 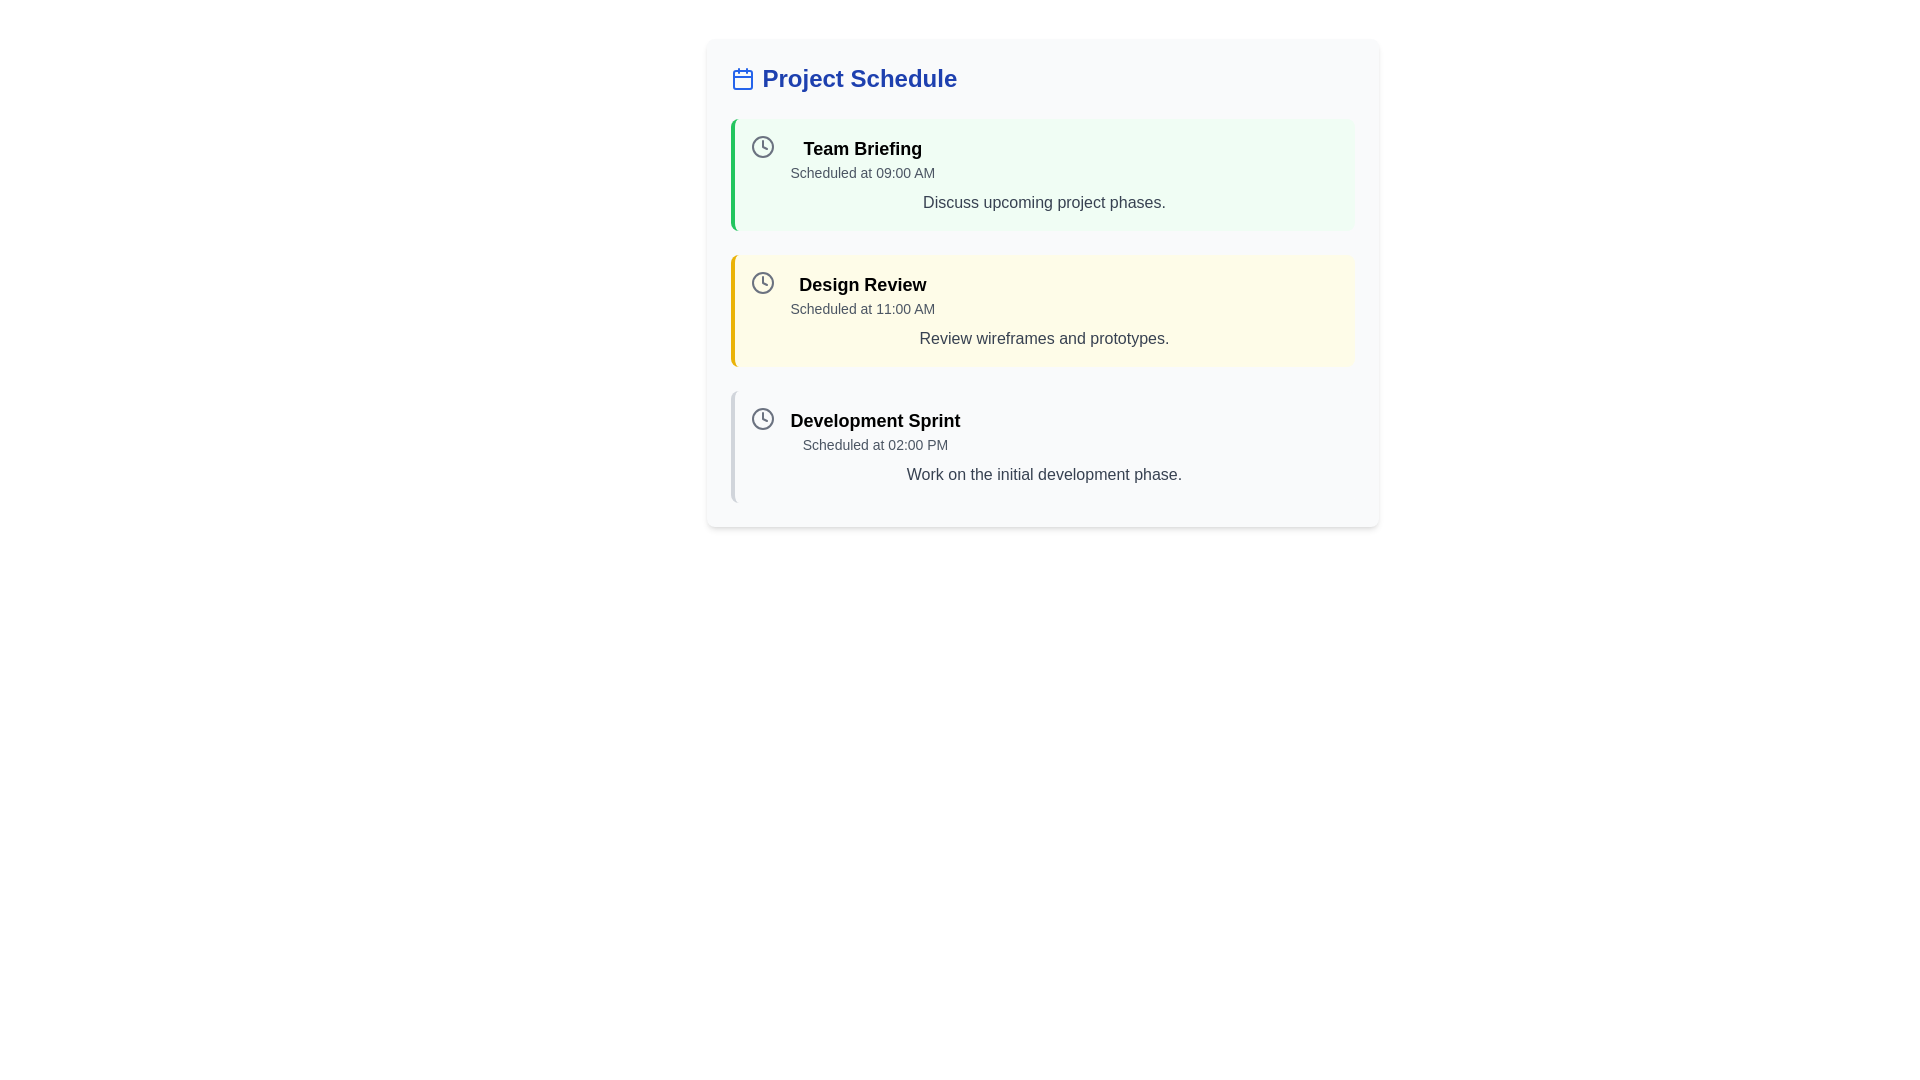 I want to click on the title text label of the second schedule item in the vertically aligned list of events, so click(x=862, y=285).